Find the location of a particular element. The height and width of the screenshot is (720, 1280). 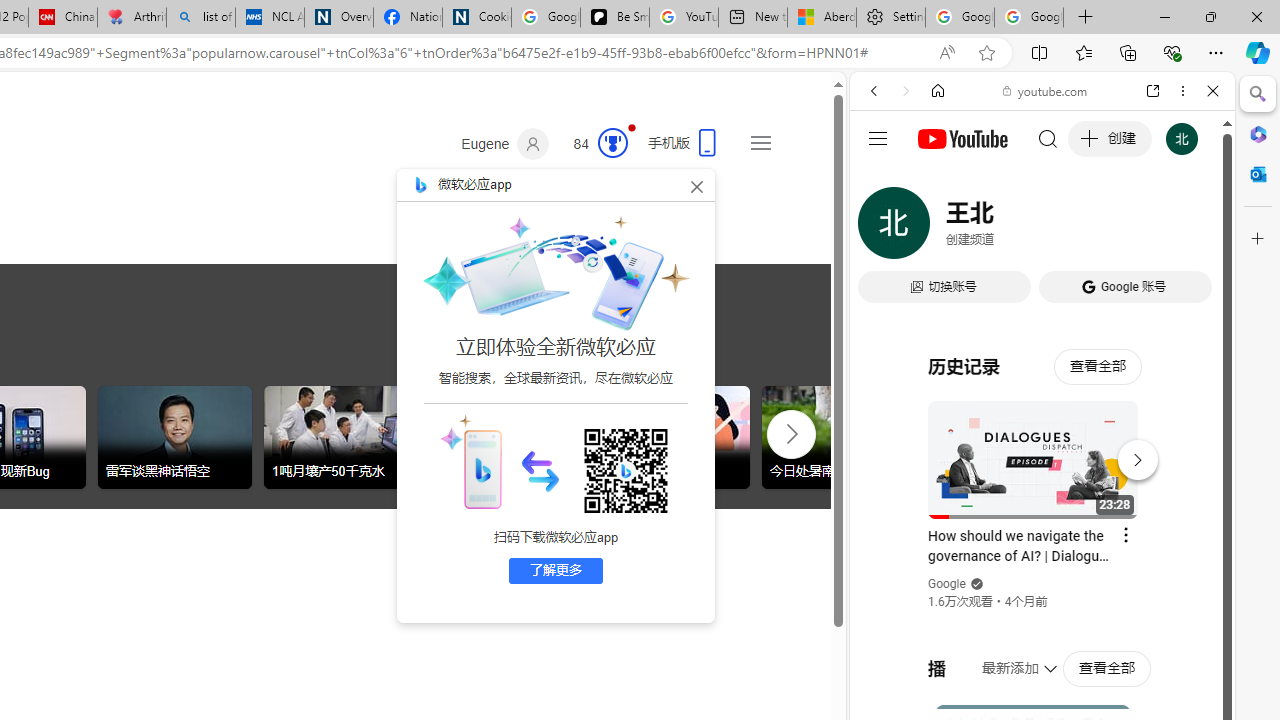

'Click to scroll right' is located at coordinates (790, 432).